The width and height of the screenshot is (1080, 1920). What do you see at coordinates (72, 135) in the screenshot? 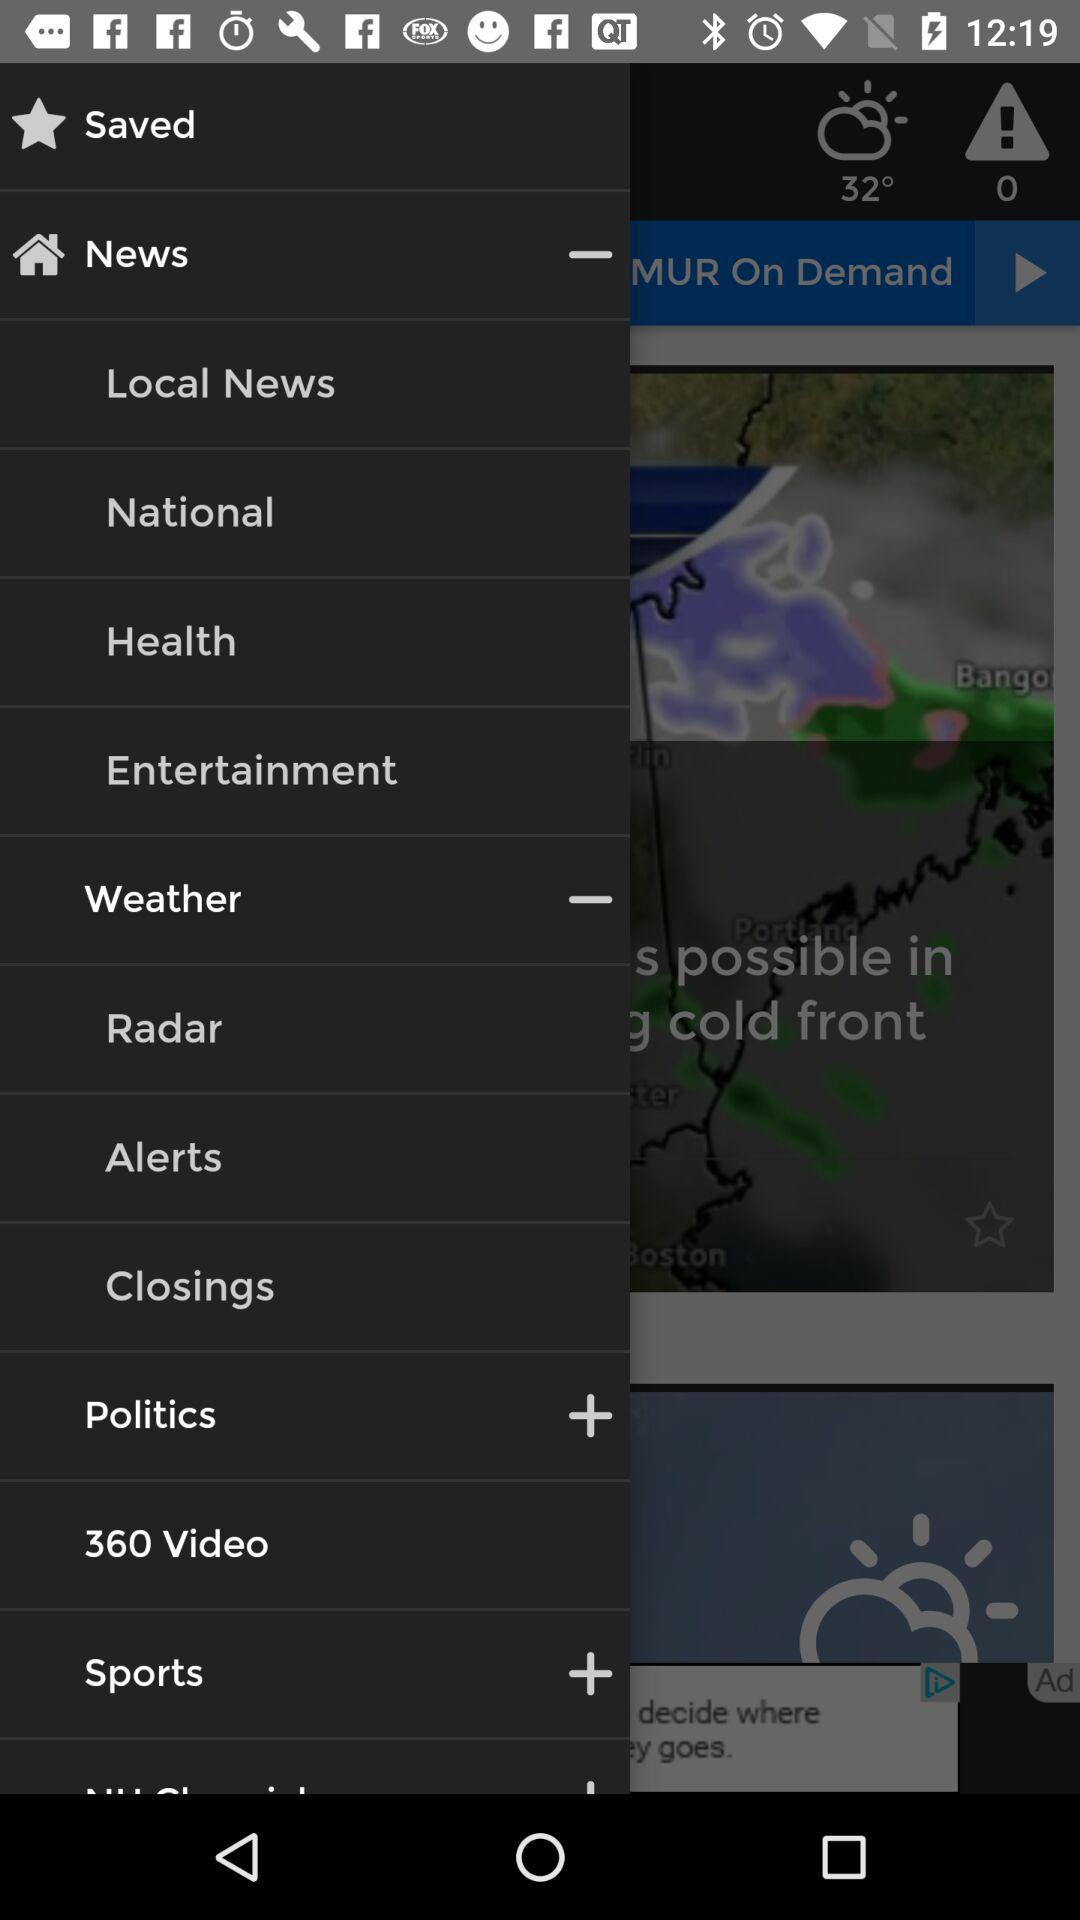
I see `the star icon` at bounding box center [72, 135].